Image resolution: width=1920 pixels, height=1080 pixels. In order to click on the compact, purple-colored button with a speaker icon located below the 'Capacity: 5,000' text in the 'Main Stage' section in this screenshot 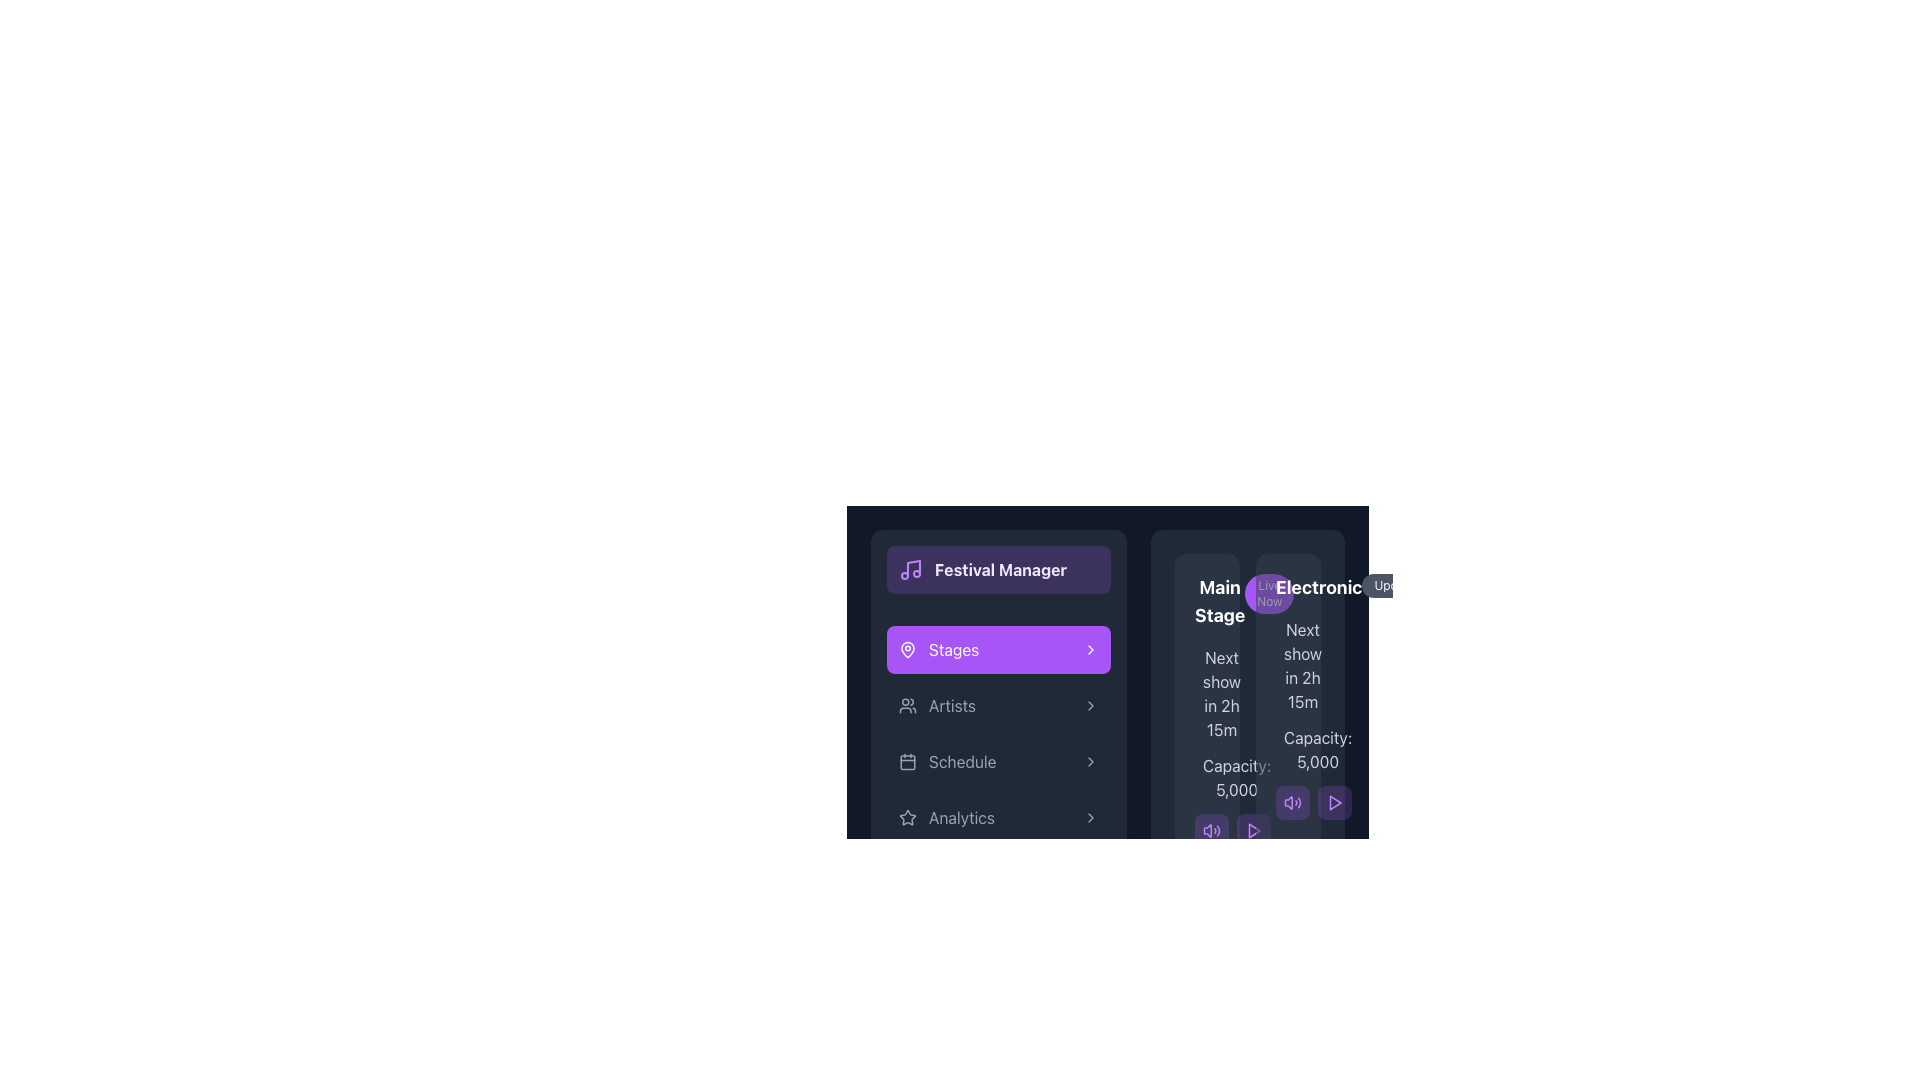, I will do `click(1206, 830)`.